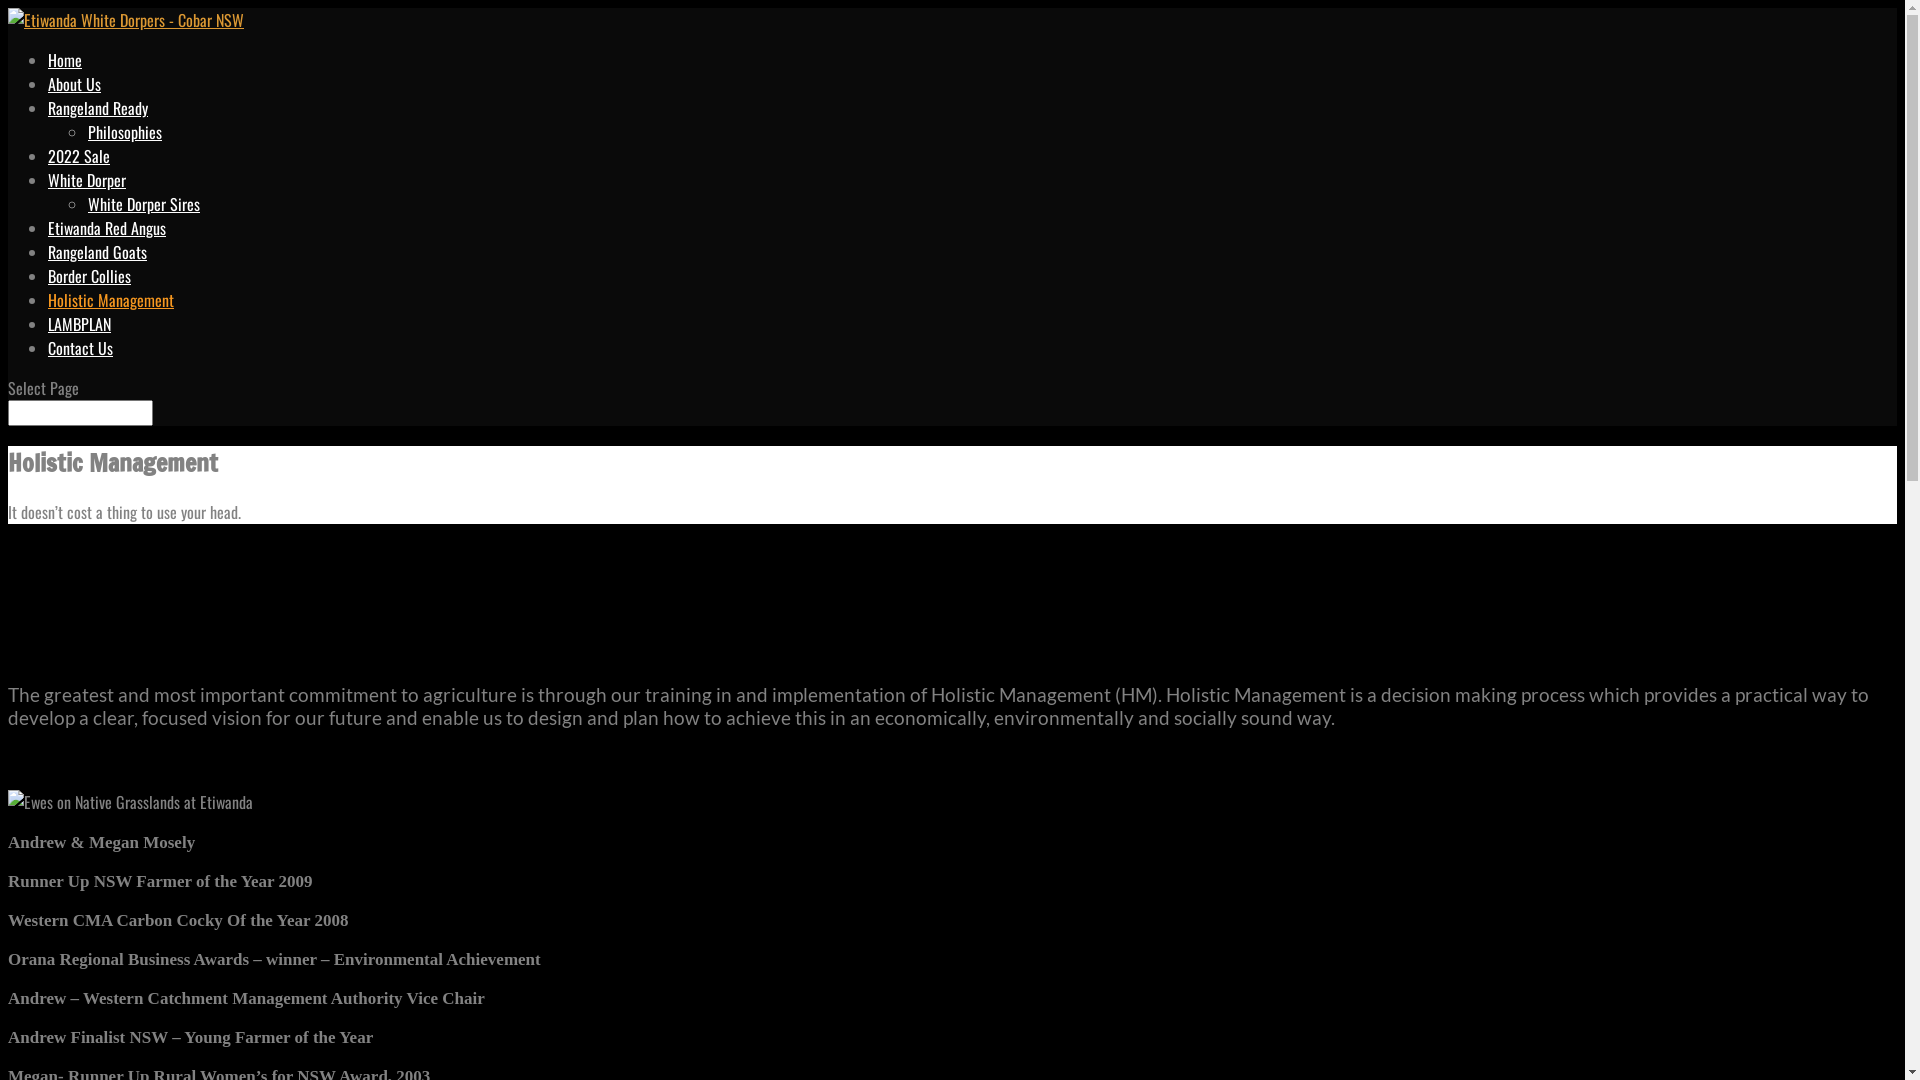 The image size is (1920, 1080). Describe the element at coordinates (78, 154) in the screenshot. I see `'2022 Sale'` at that location.